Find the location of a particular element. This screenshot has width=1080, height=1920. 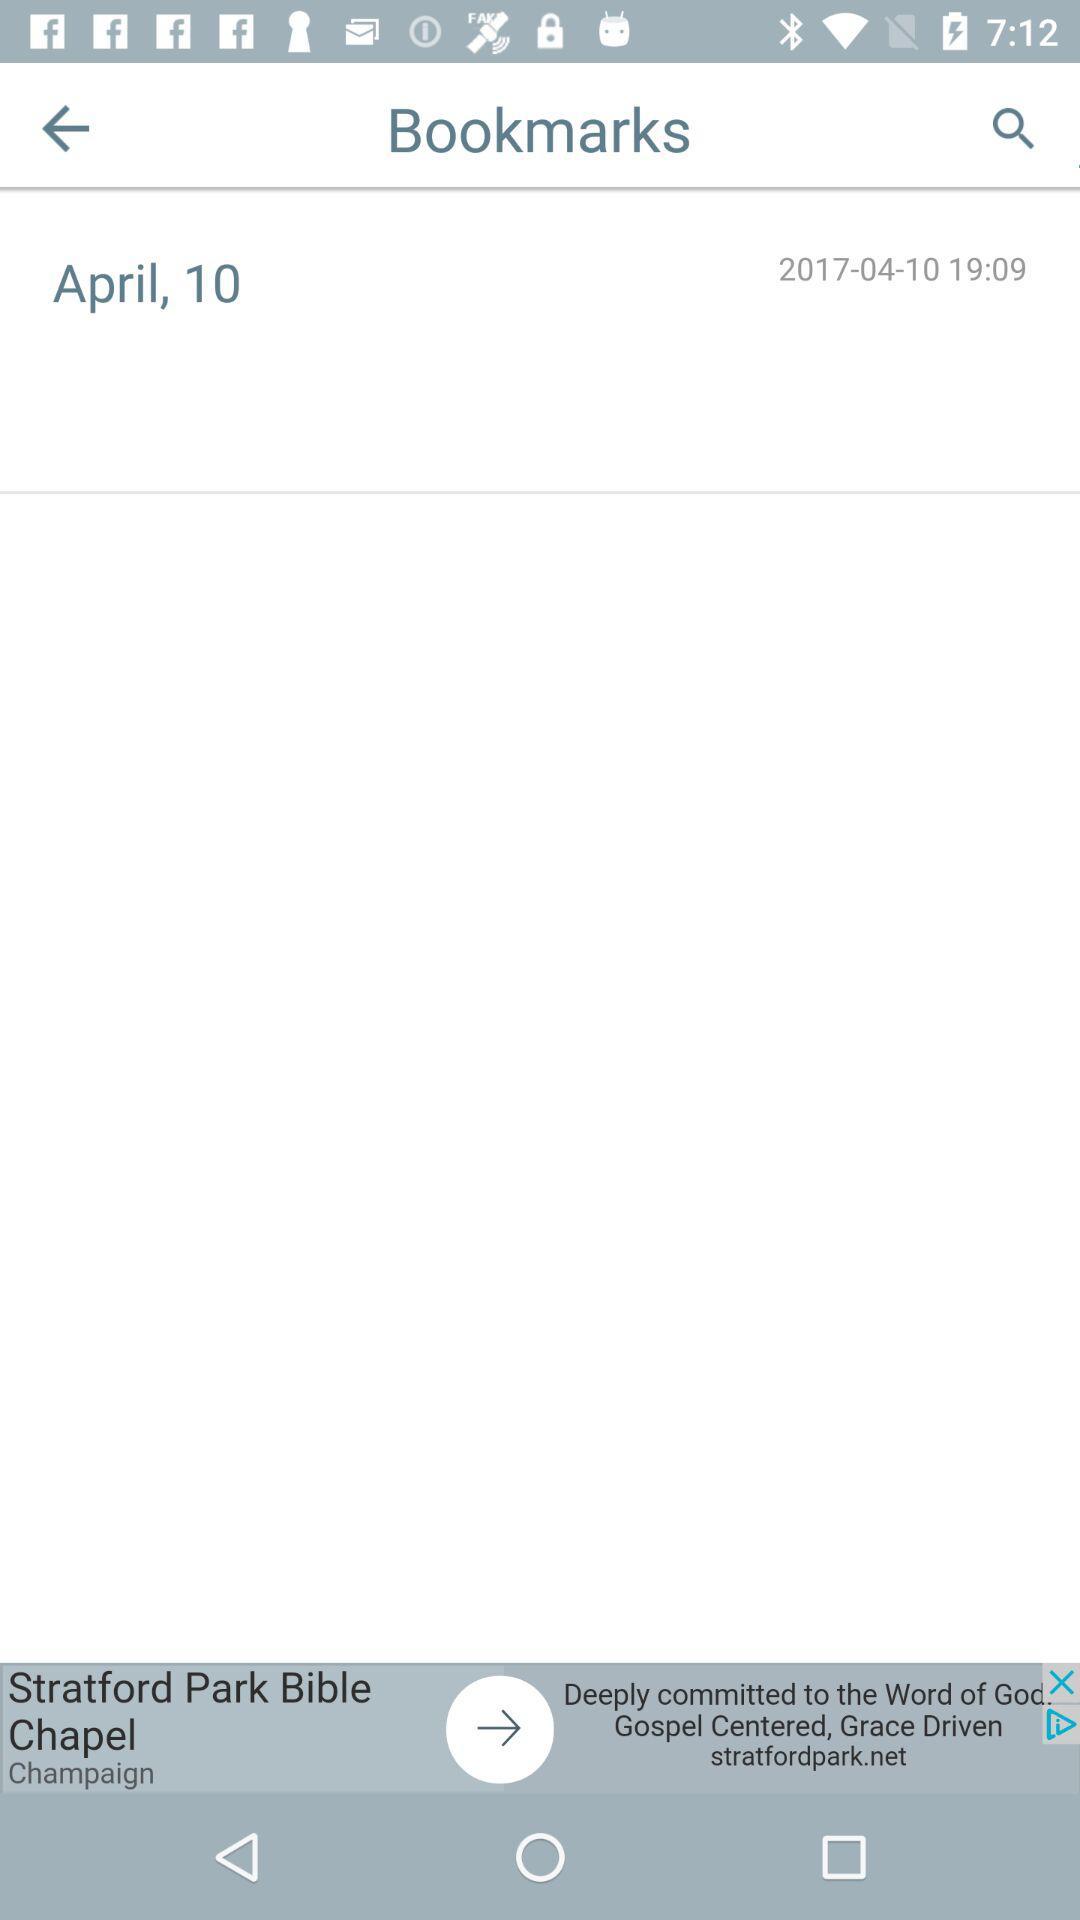

advertisement is located at coordinates (540, 1727).